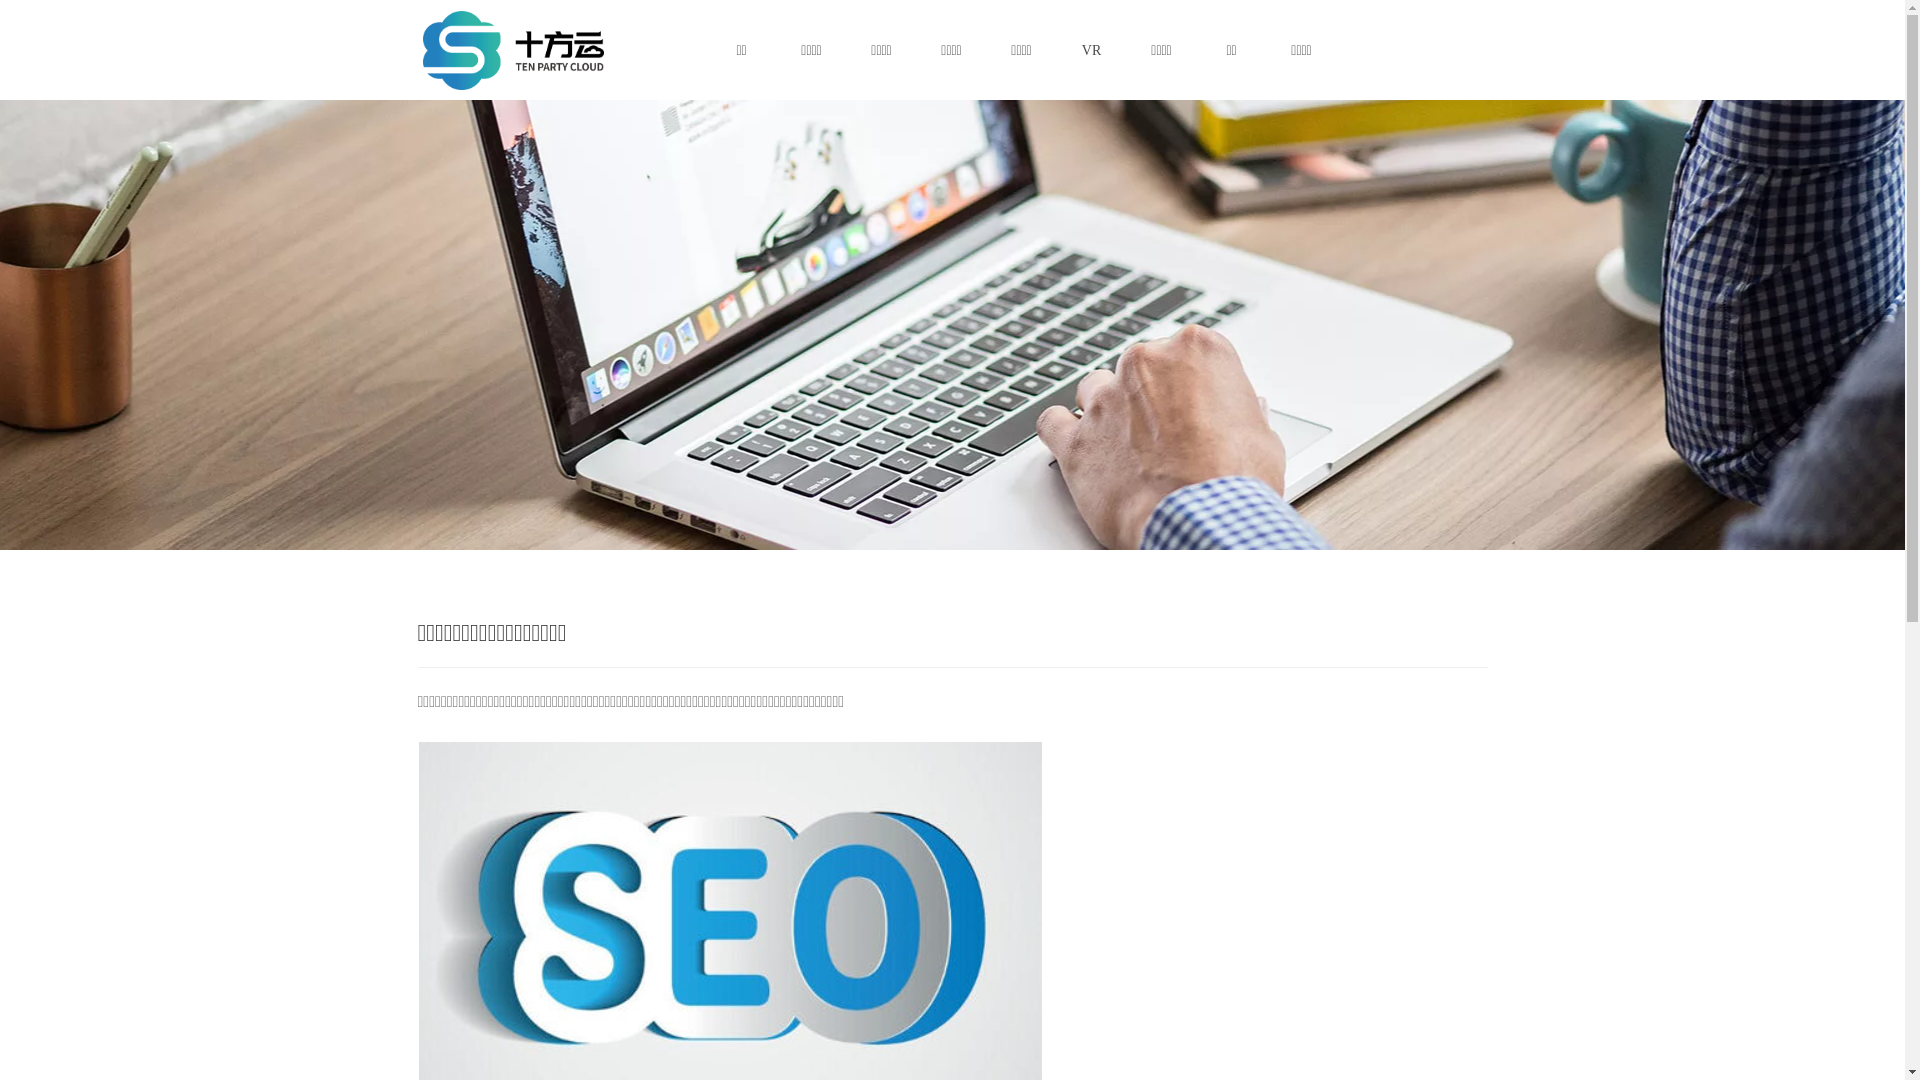  Describe the element at coordinates (1089, 49) in the screenshot. I see `'VR'` at that location.